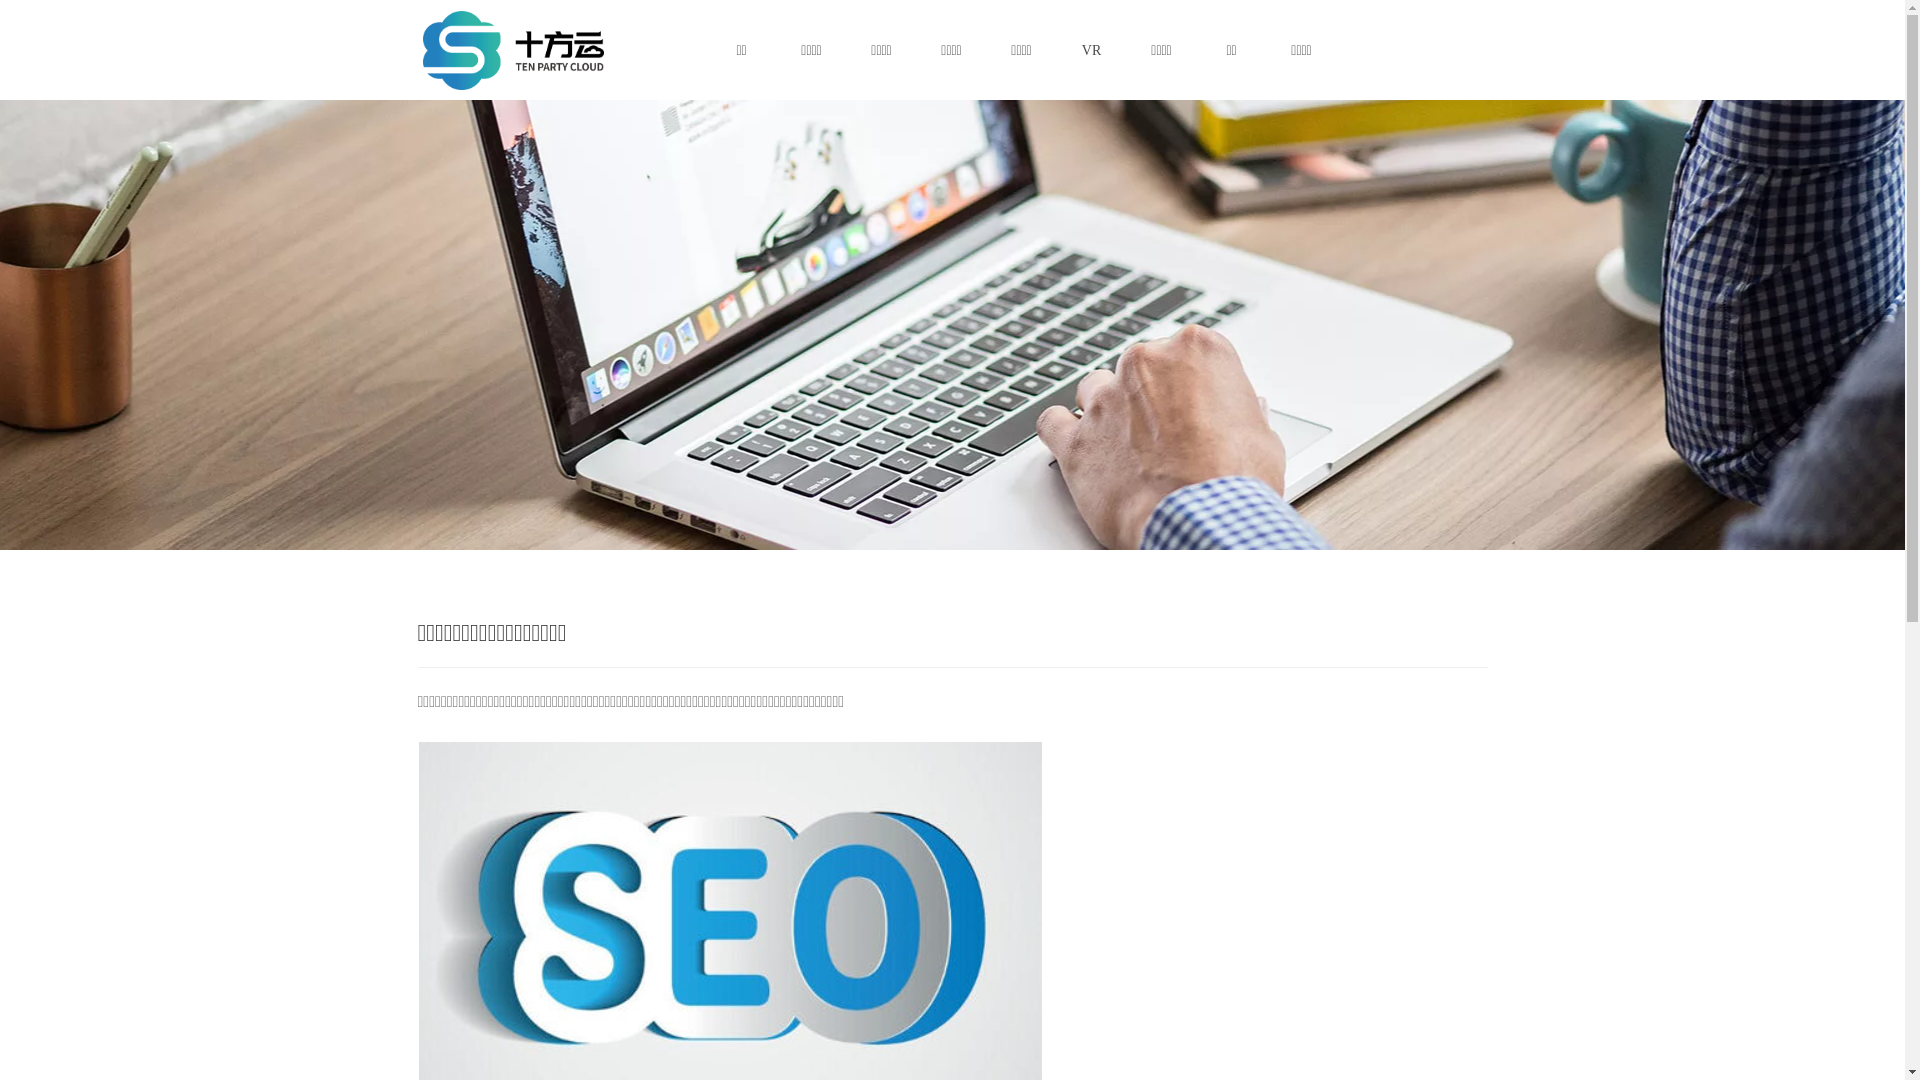  Describe the element at coordinates (1089, 49) in the screenshot. I see `'VR'` at that location.